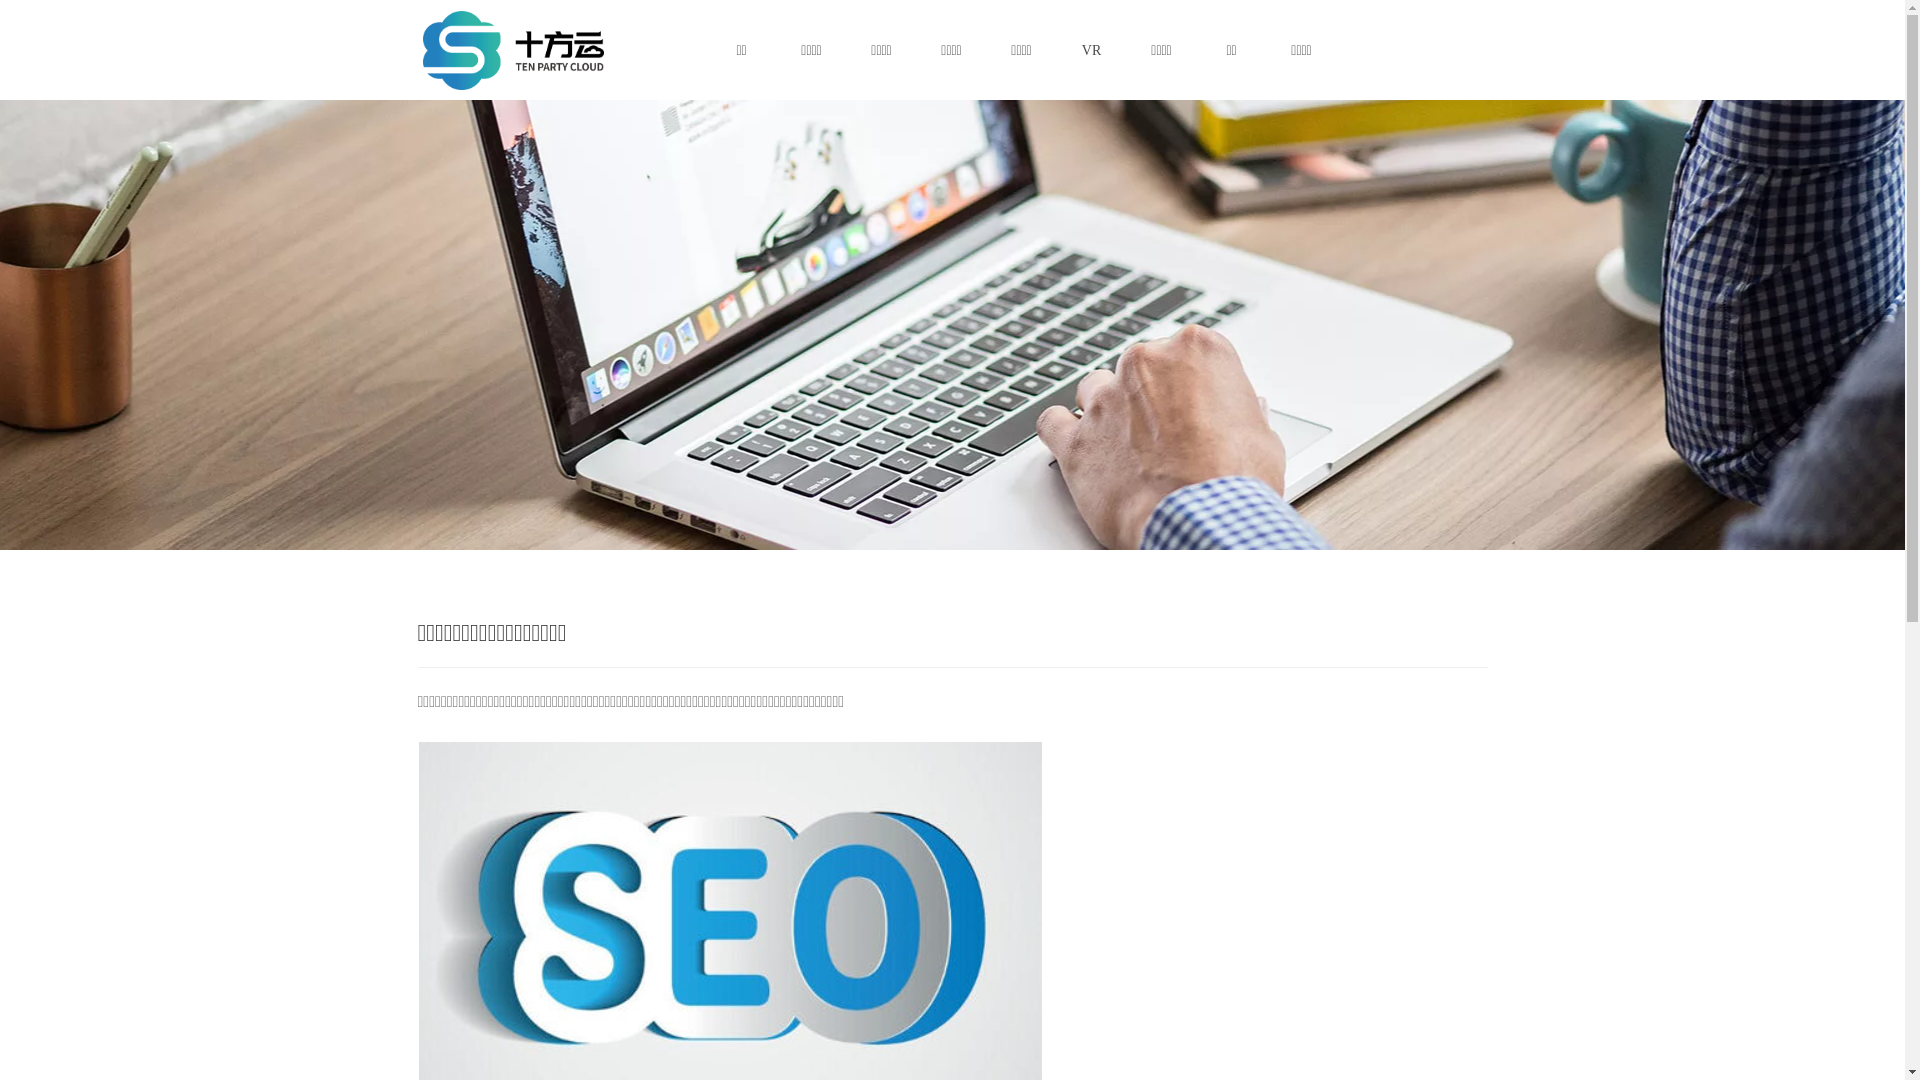  Describe the element at coordinates (1089, 49) in the screenshot. I see `'VR'` at that location.